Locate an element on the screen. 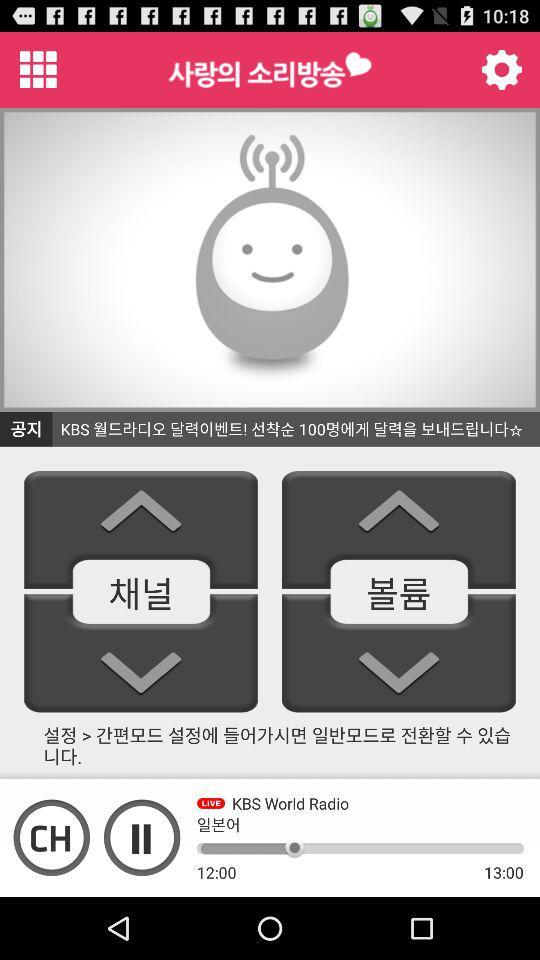  the fullscreen icon is located at coordinates (51, 895).